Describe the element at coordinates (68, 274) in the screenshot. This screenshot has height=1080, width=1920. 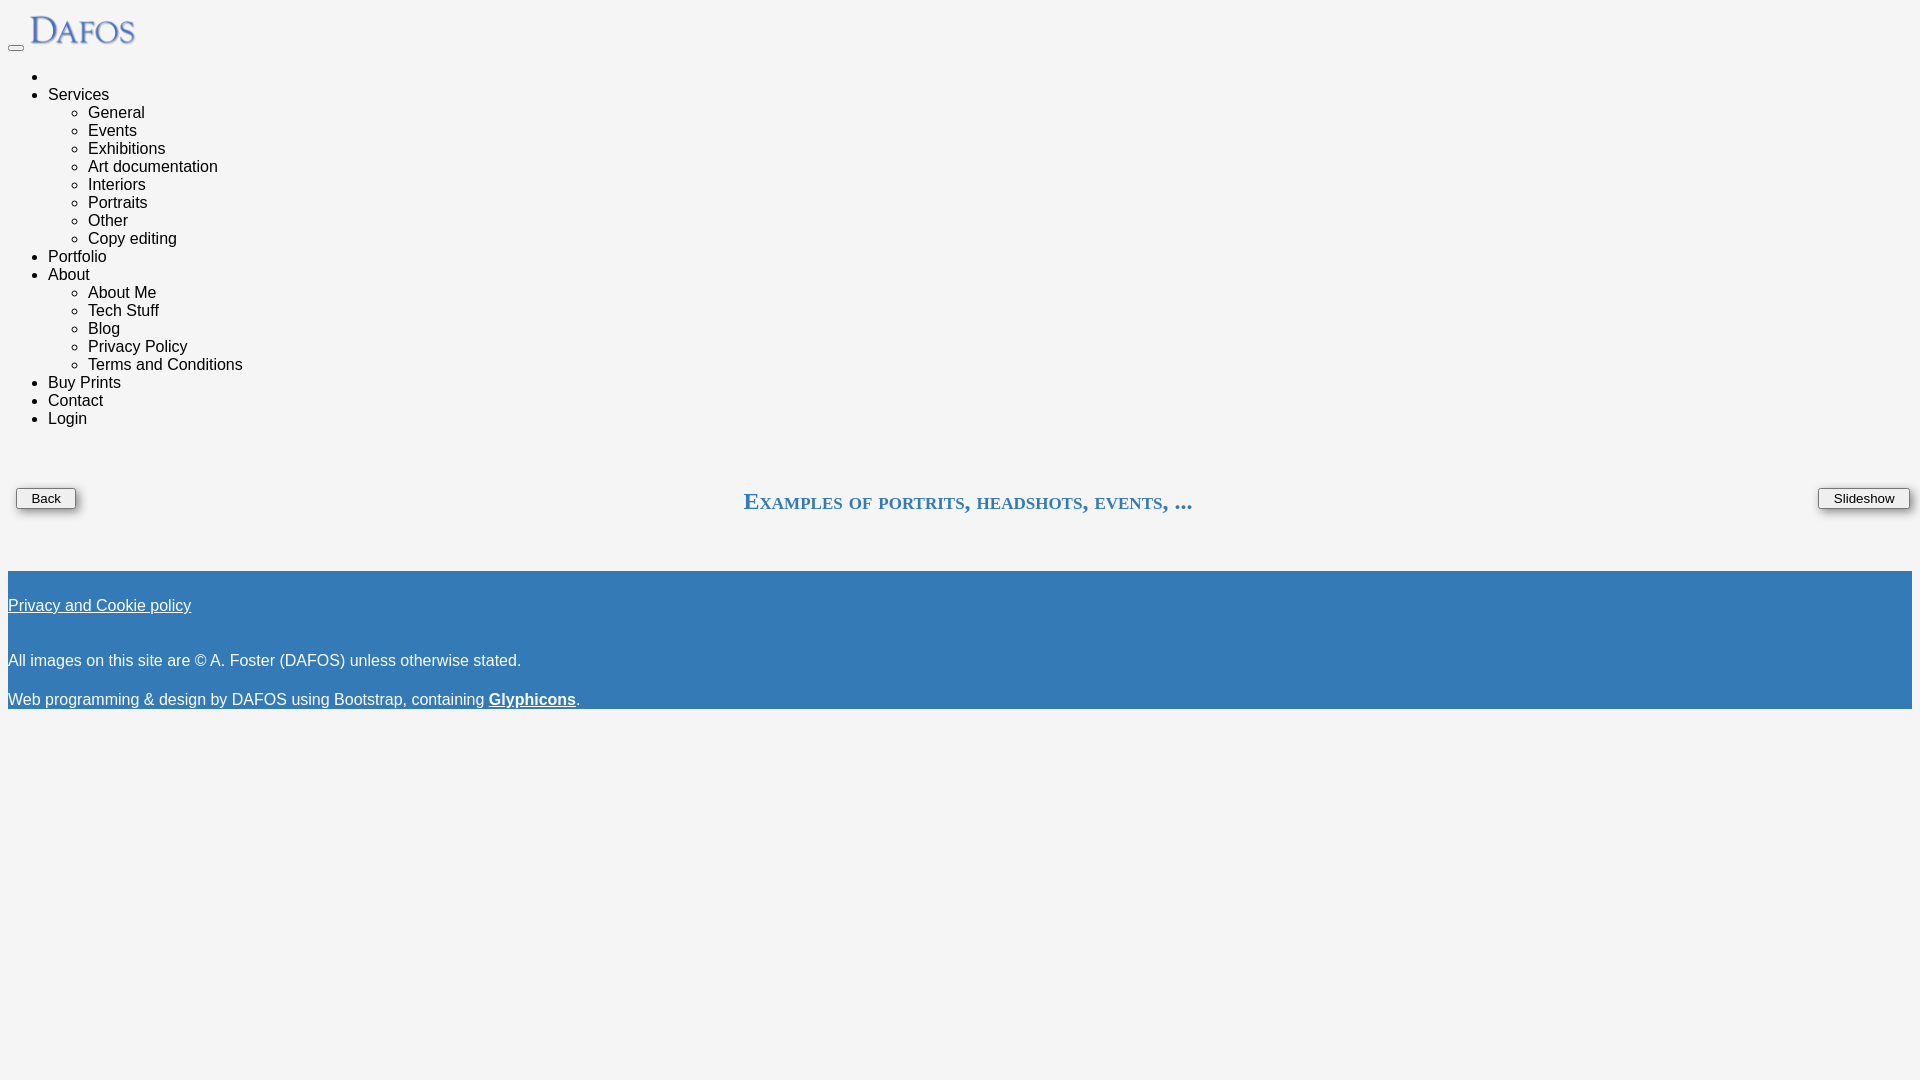
I see `'About'` at that location.